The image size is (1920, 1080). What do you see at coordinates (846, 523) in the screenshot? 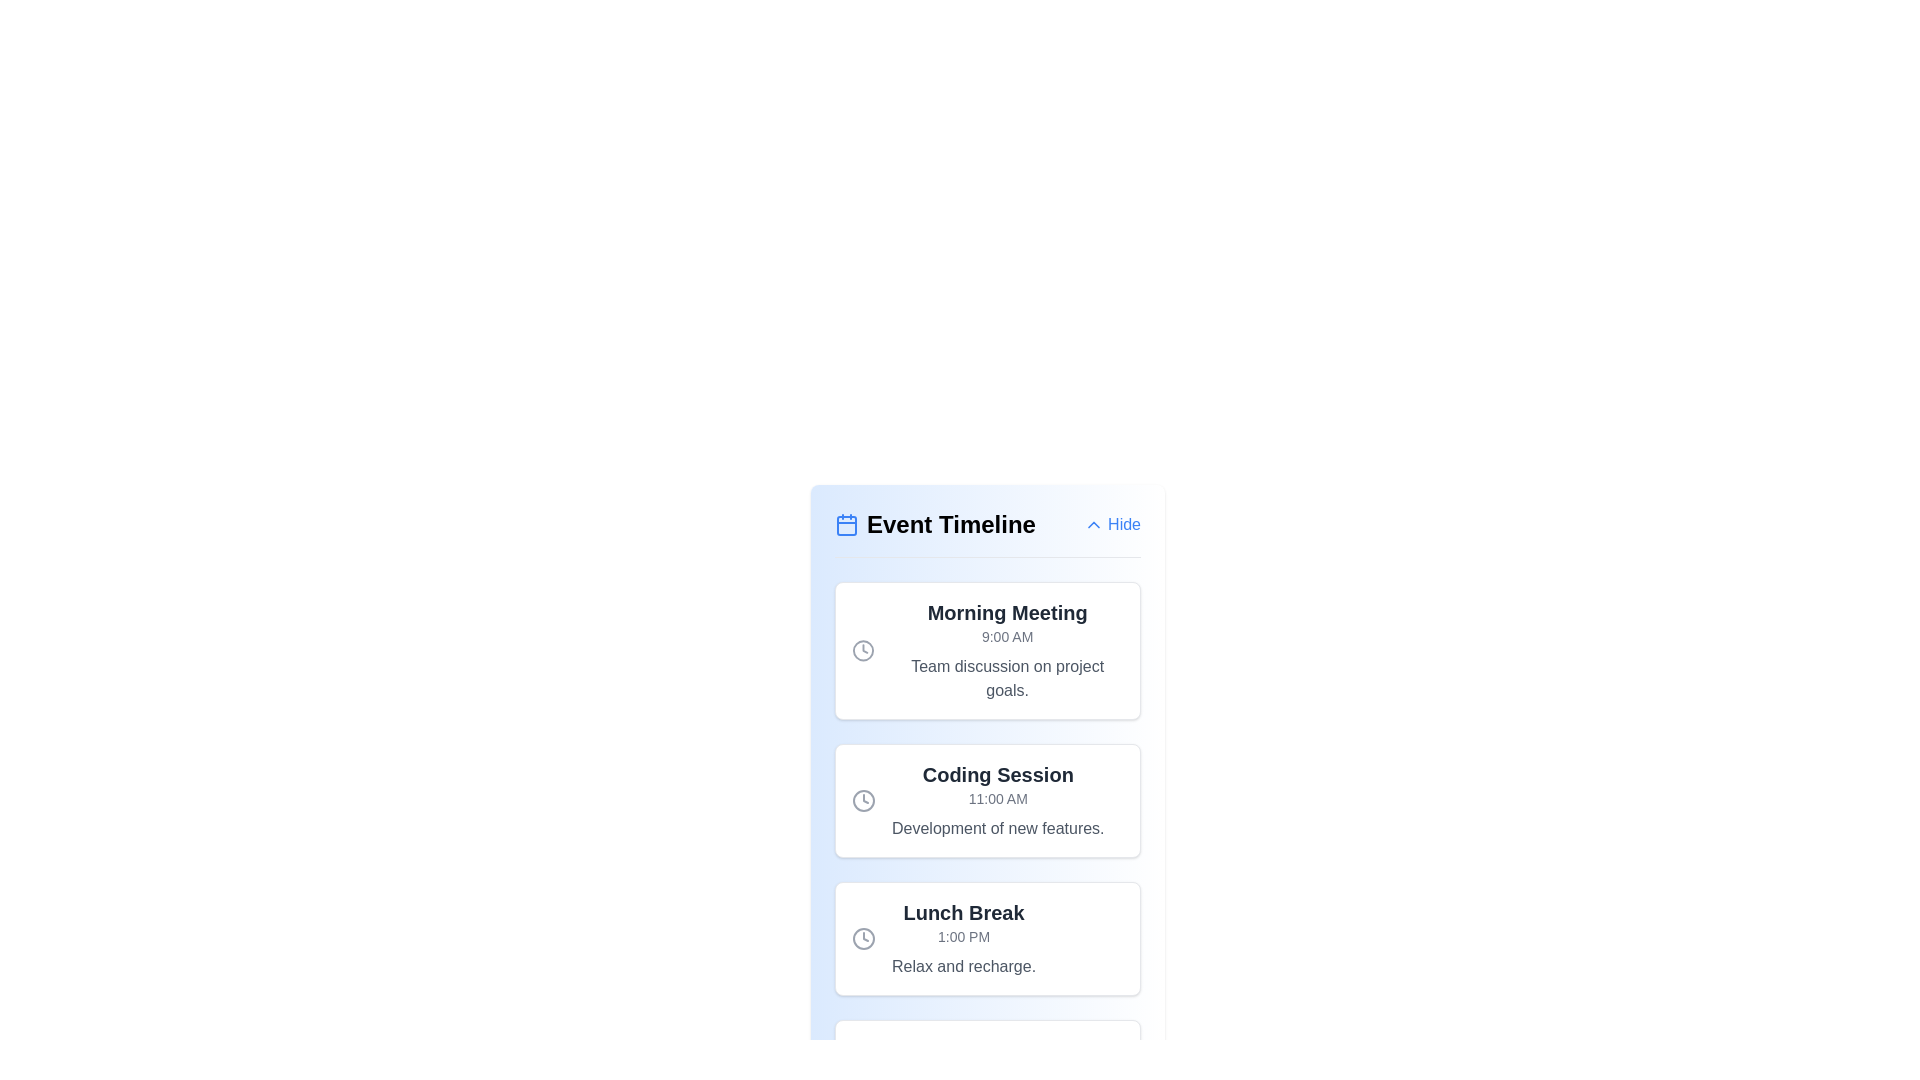
I see `the calendar-related event icon located to the left of the 'Event Timeline' text in the header section` at bounding box center [846, 523].